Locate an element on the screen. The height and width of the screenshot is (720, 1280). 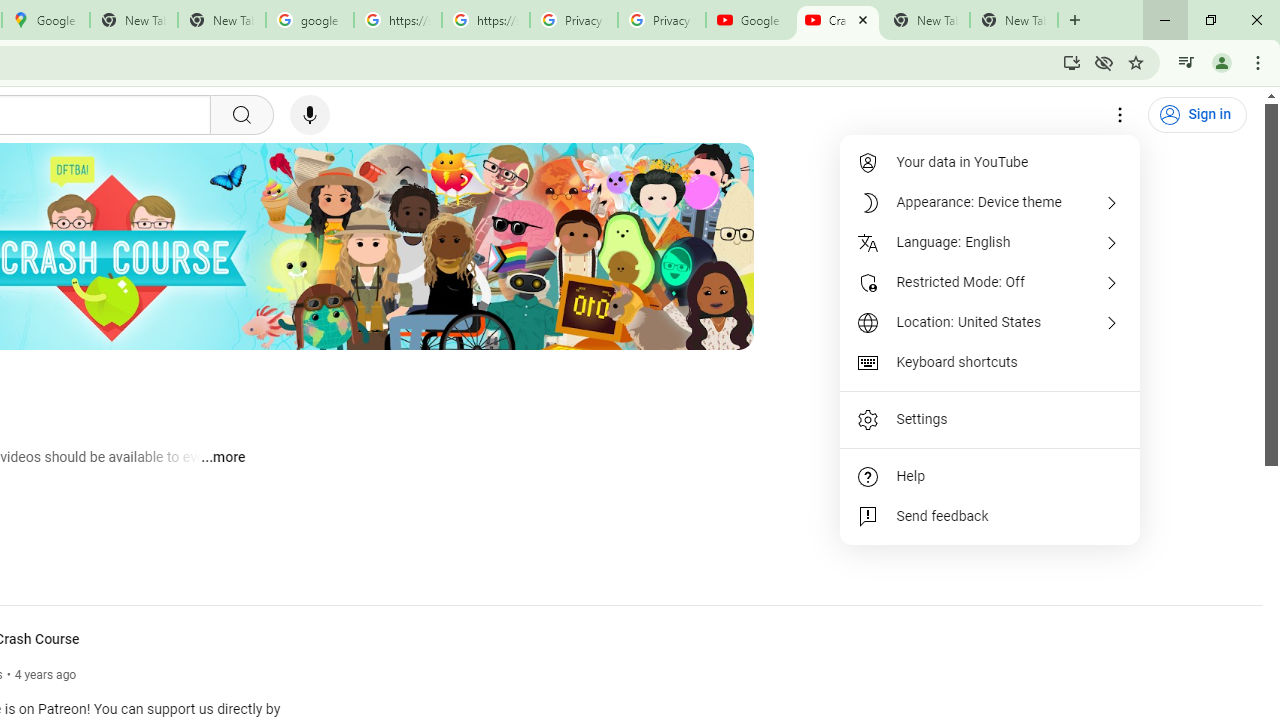
'https://scholar.google.com/' is located at coordinates (485, 20).